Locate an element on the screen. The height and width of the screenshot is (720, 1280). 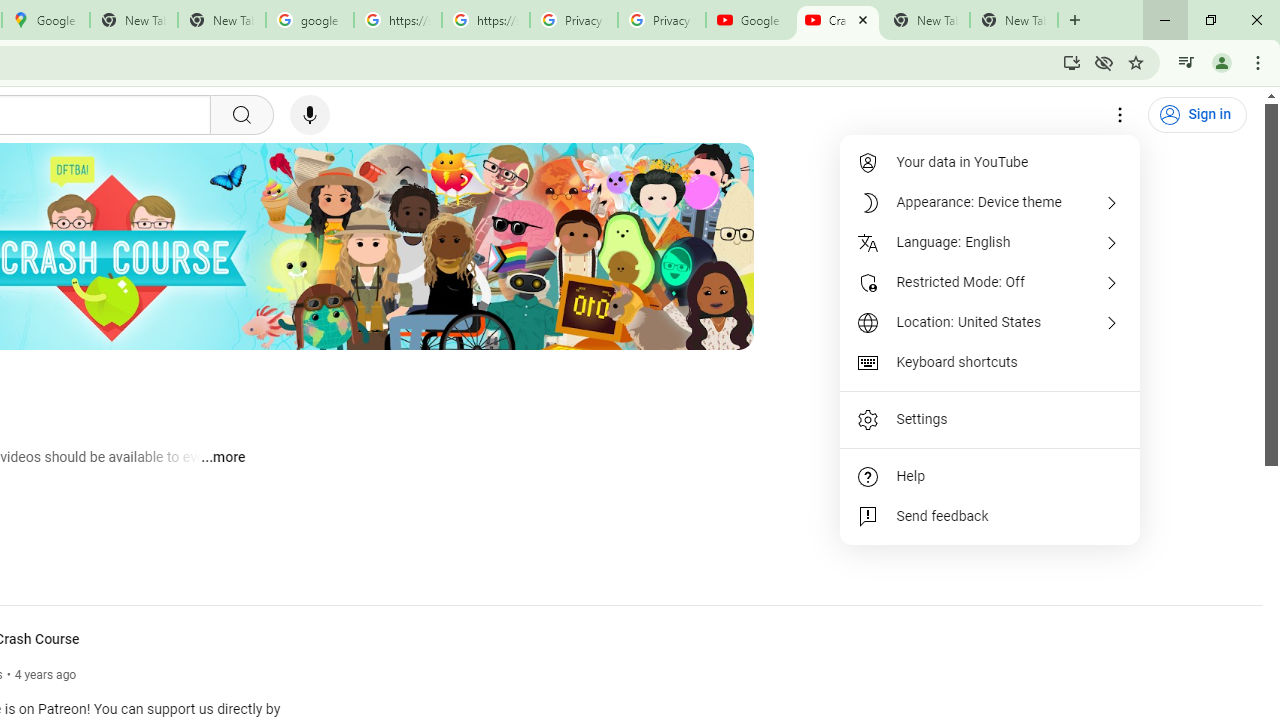
'https://scholar.google.com/' is located at coordinates (485, 20).